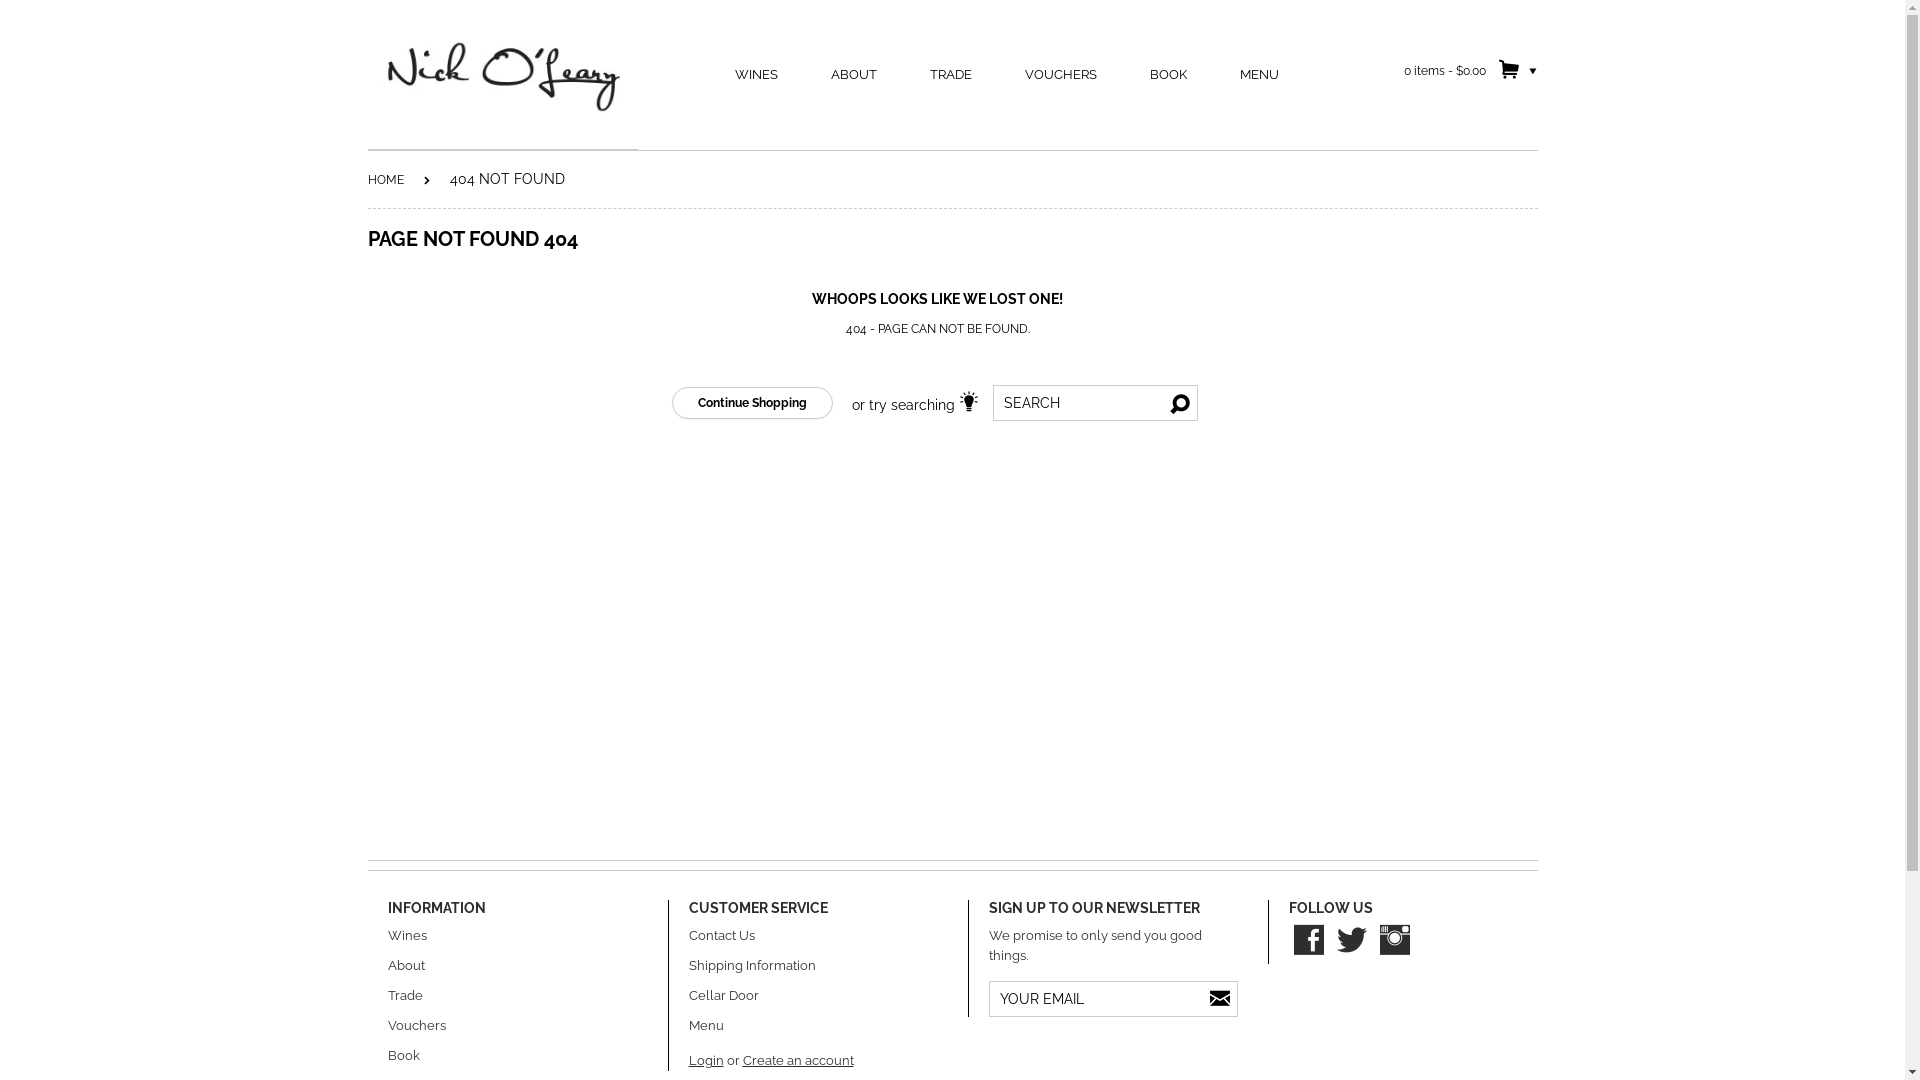 This screenshot has height=1080, width=1920. Describe the element at coordinates (1258, 73) in the screenshot. I see `'MENU'` at that location.